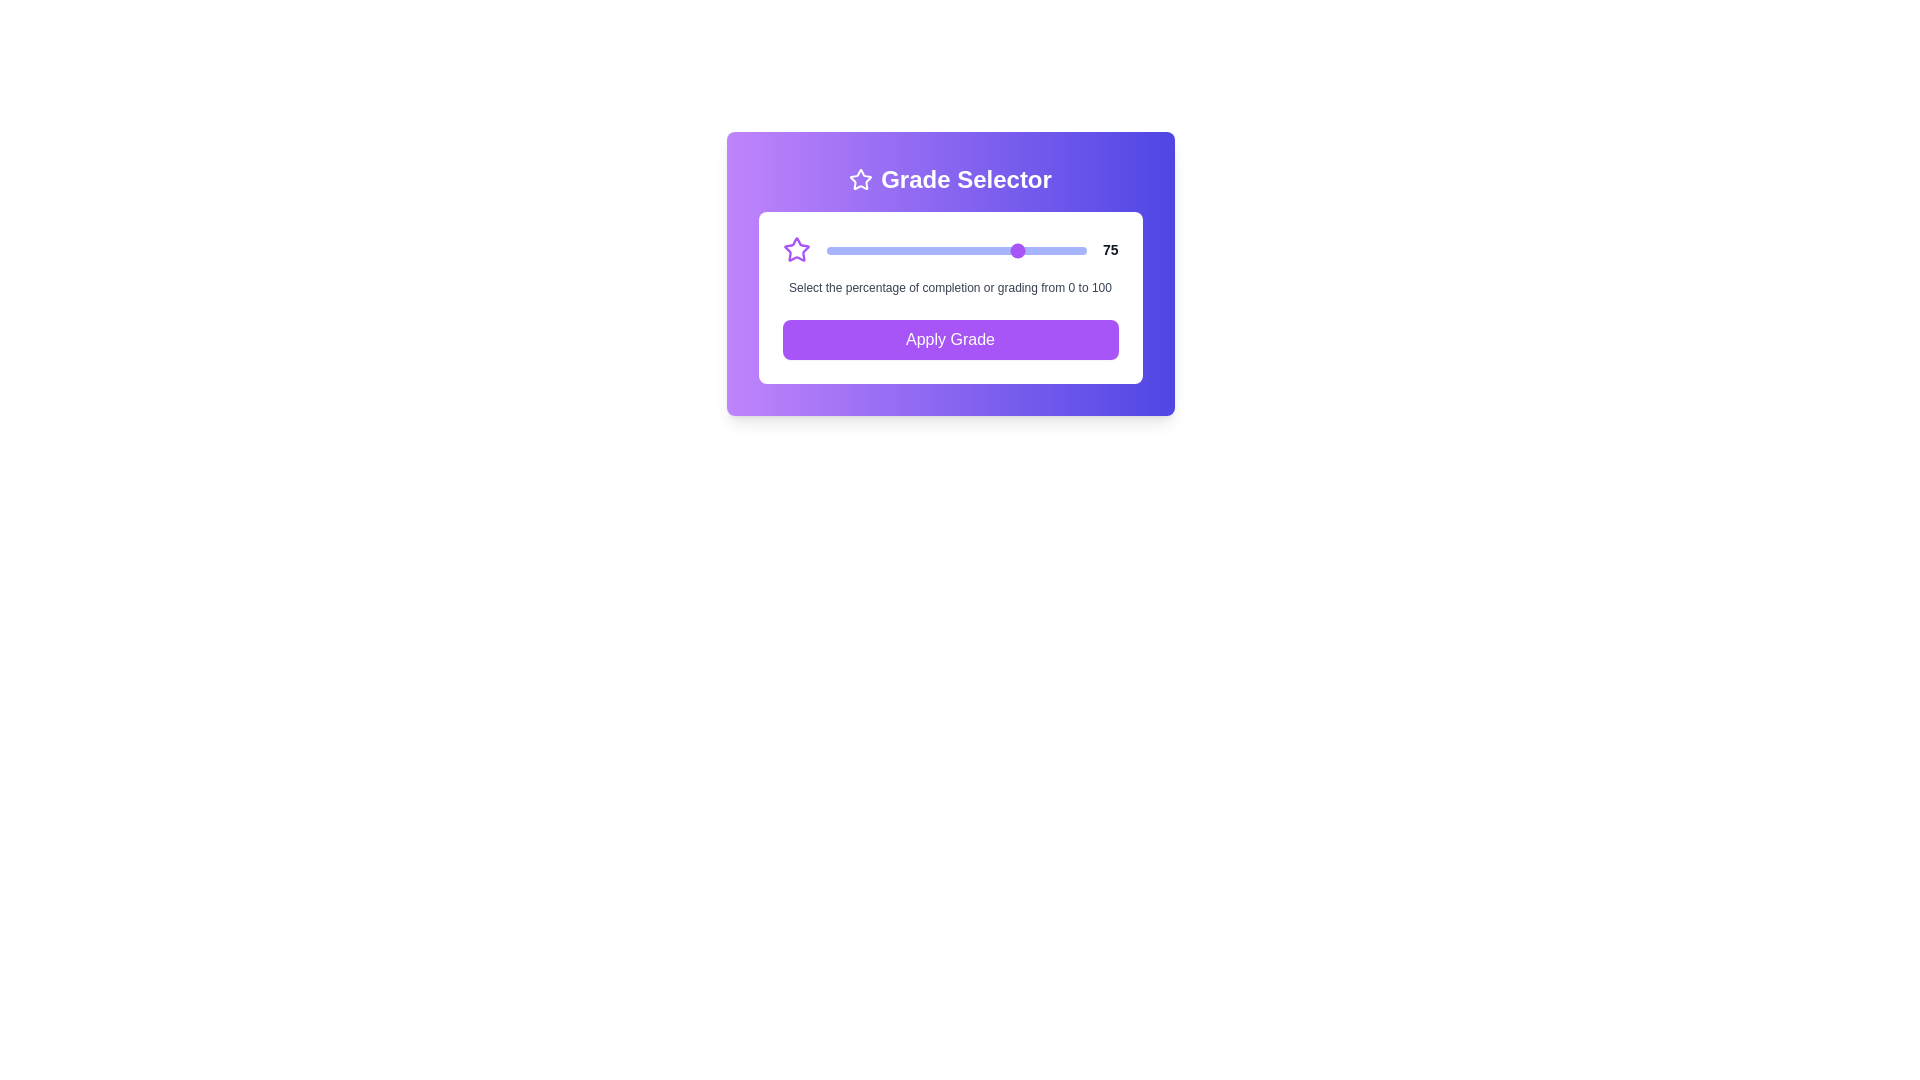  I want to click on the slider, so click(974, 249).